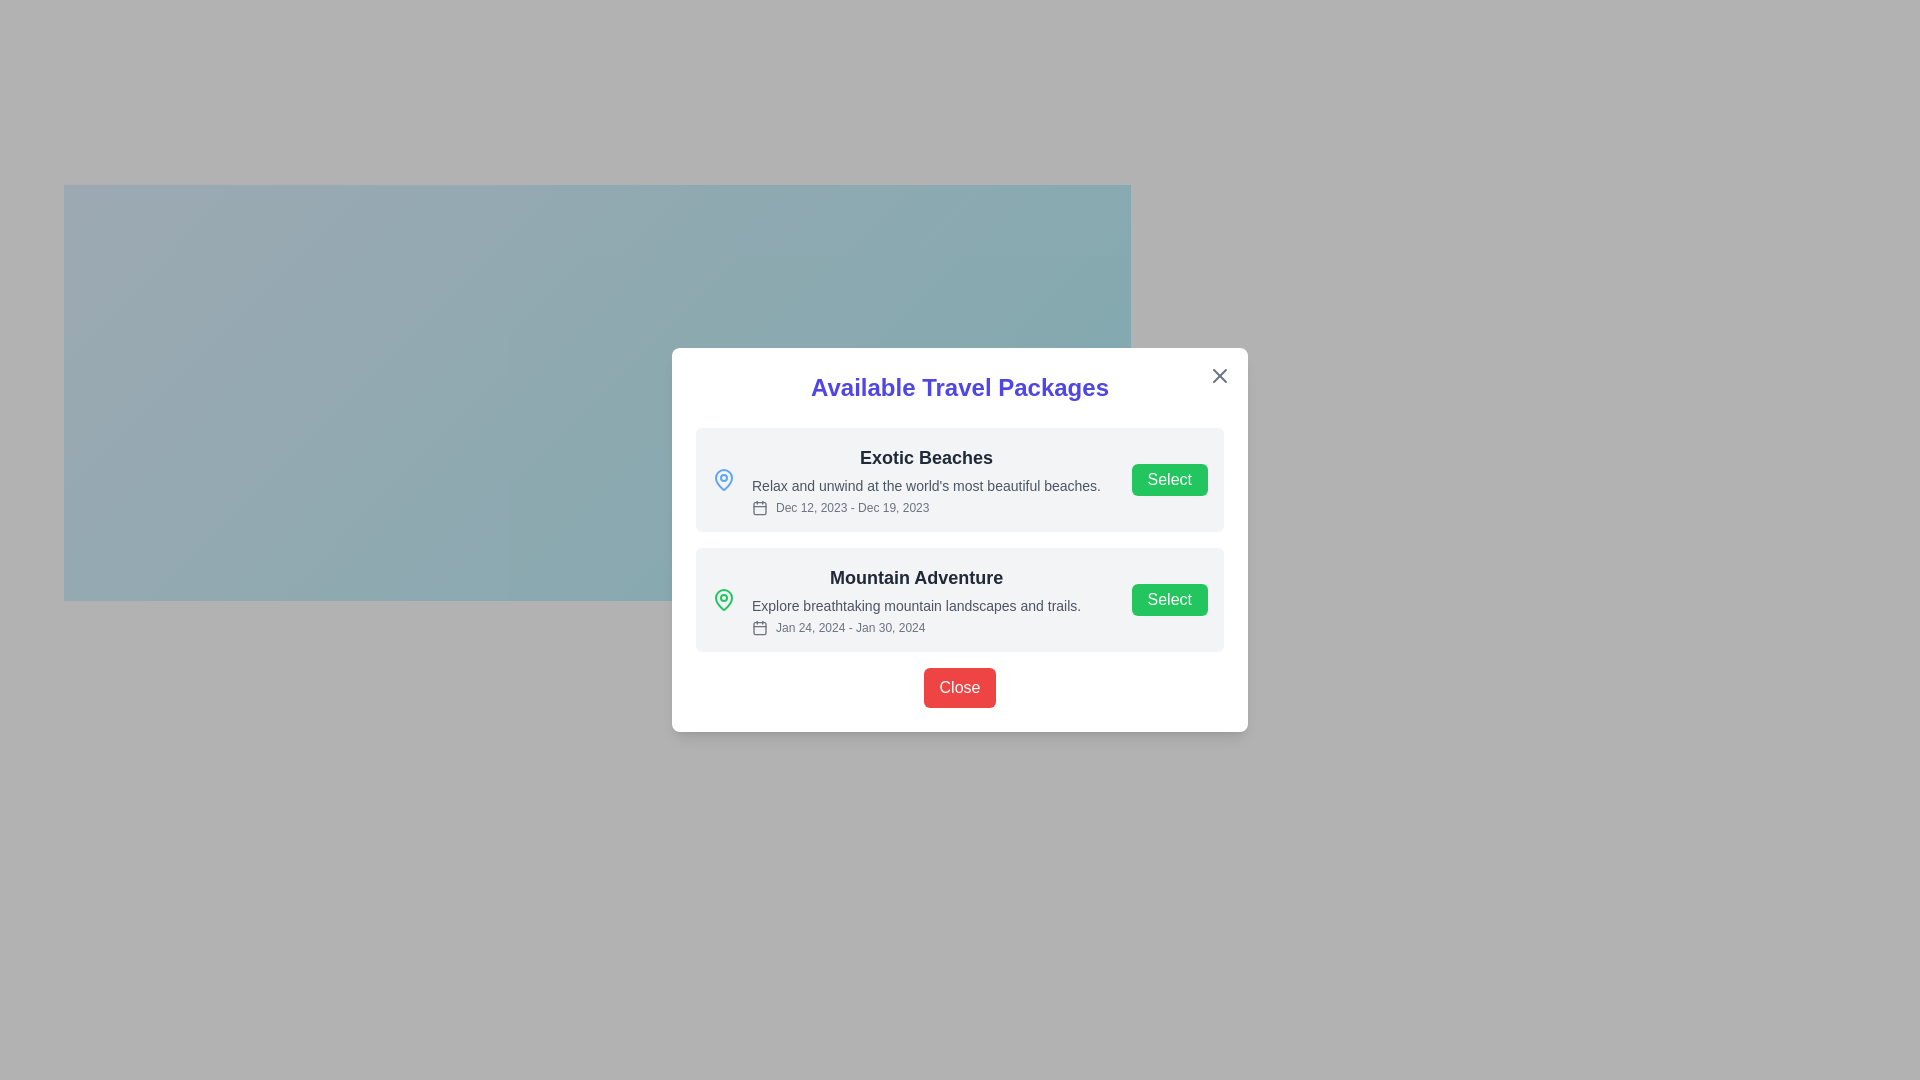 This screenshot has width=1920, height=1080. What do you see at coordinates (925, 479) in the screenshot?
I see `the travel package information display located in the first list item of the selection dialog, which includes the destination name, description, and date range, positioned to the right of a blue location pin icon and left of the 'Select' button` at bounding box center [925, 479].